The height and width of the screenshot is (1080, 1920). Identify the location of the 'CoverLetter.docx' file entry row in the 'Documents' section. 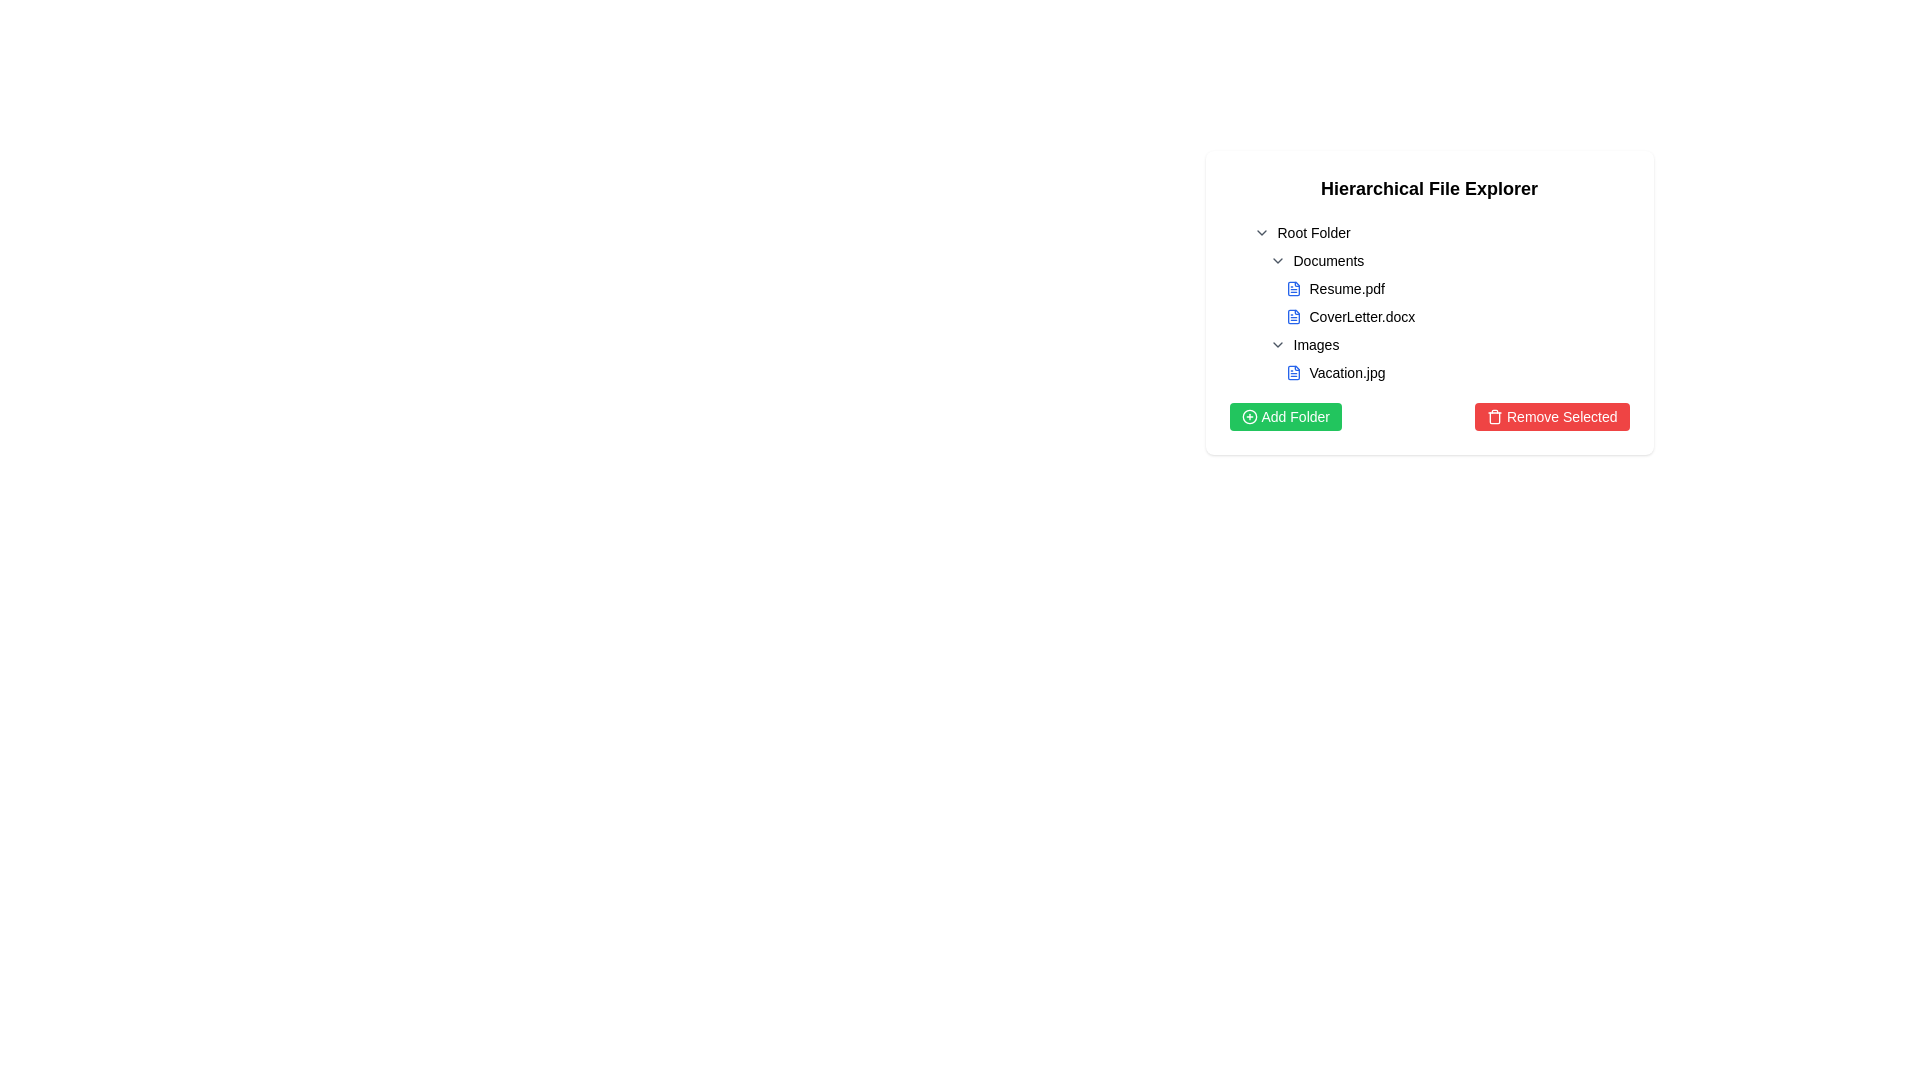
(1453, 315).